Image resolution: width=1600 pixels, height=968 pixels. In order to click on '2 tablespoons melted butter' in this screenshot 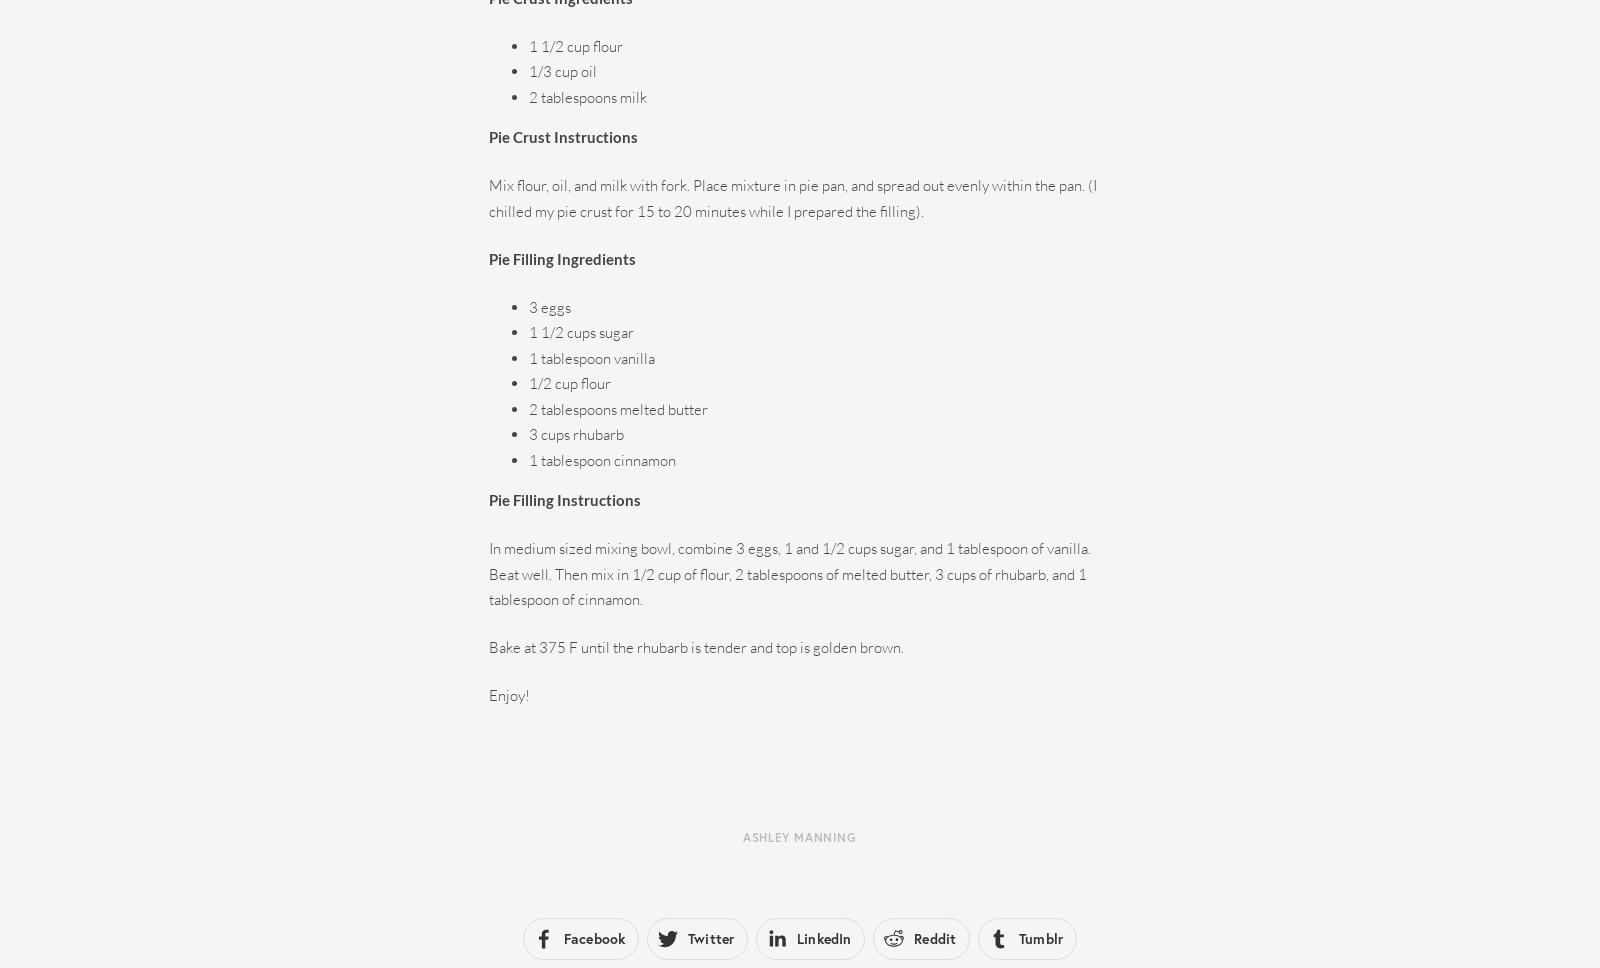, I will do `click(527, 408)`.